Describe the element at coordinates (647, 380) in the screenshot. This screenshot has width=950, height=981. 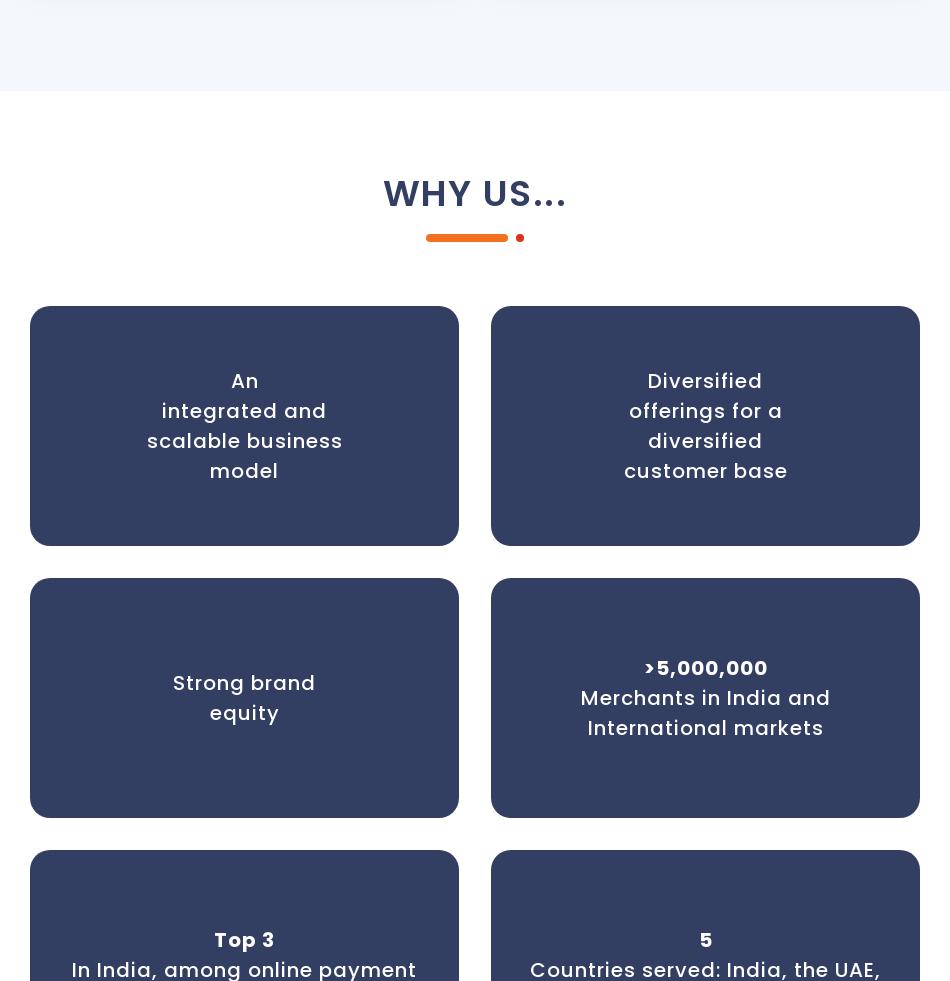
I see `'Diversified'` at that location.